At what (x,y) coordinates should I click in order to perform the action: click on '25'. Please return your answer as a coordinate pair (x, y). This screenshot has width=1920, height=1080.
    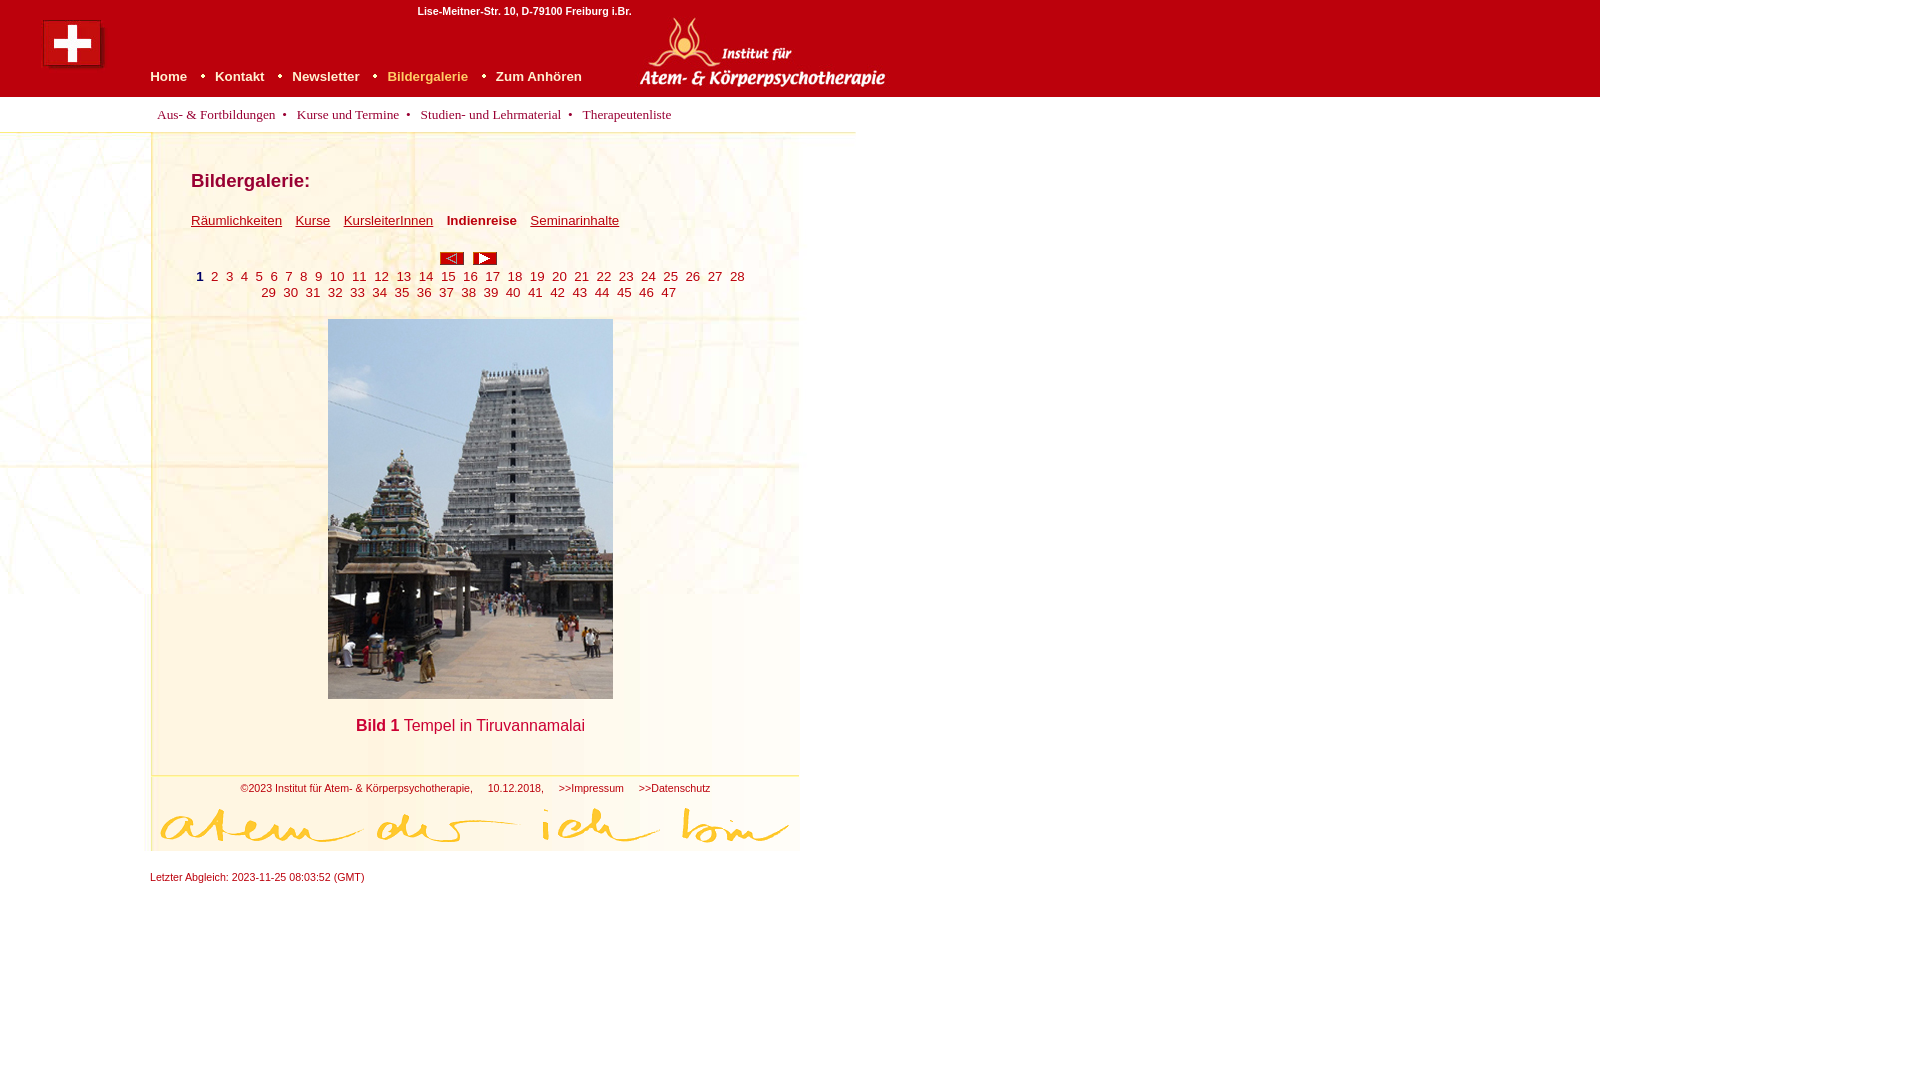
    Looking at the image, I should click on (670, 276).